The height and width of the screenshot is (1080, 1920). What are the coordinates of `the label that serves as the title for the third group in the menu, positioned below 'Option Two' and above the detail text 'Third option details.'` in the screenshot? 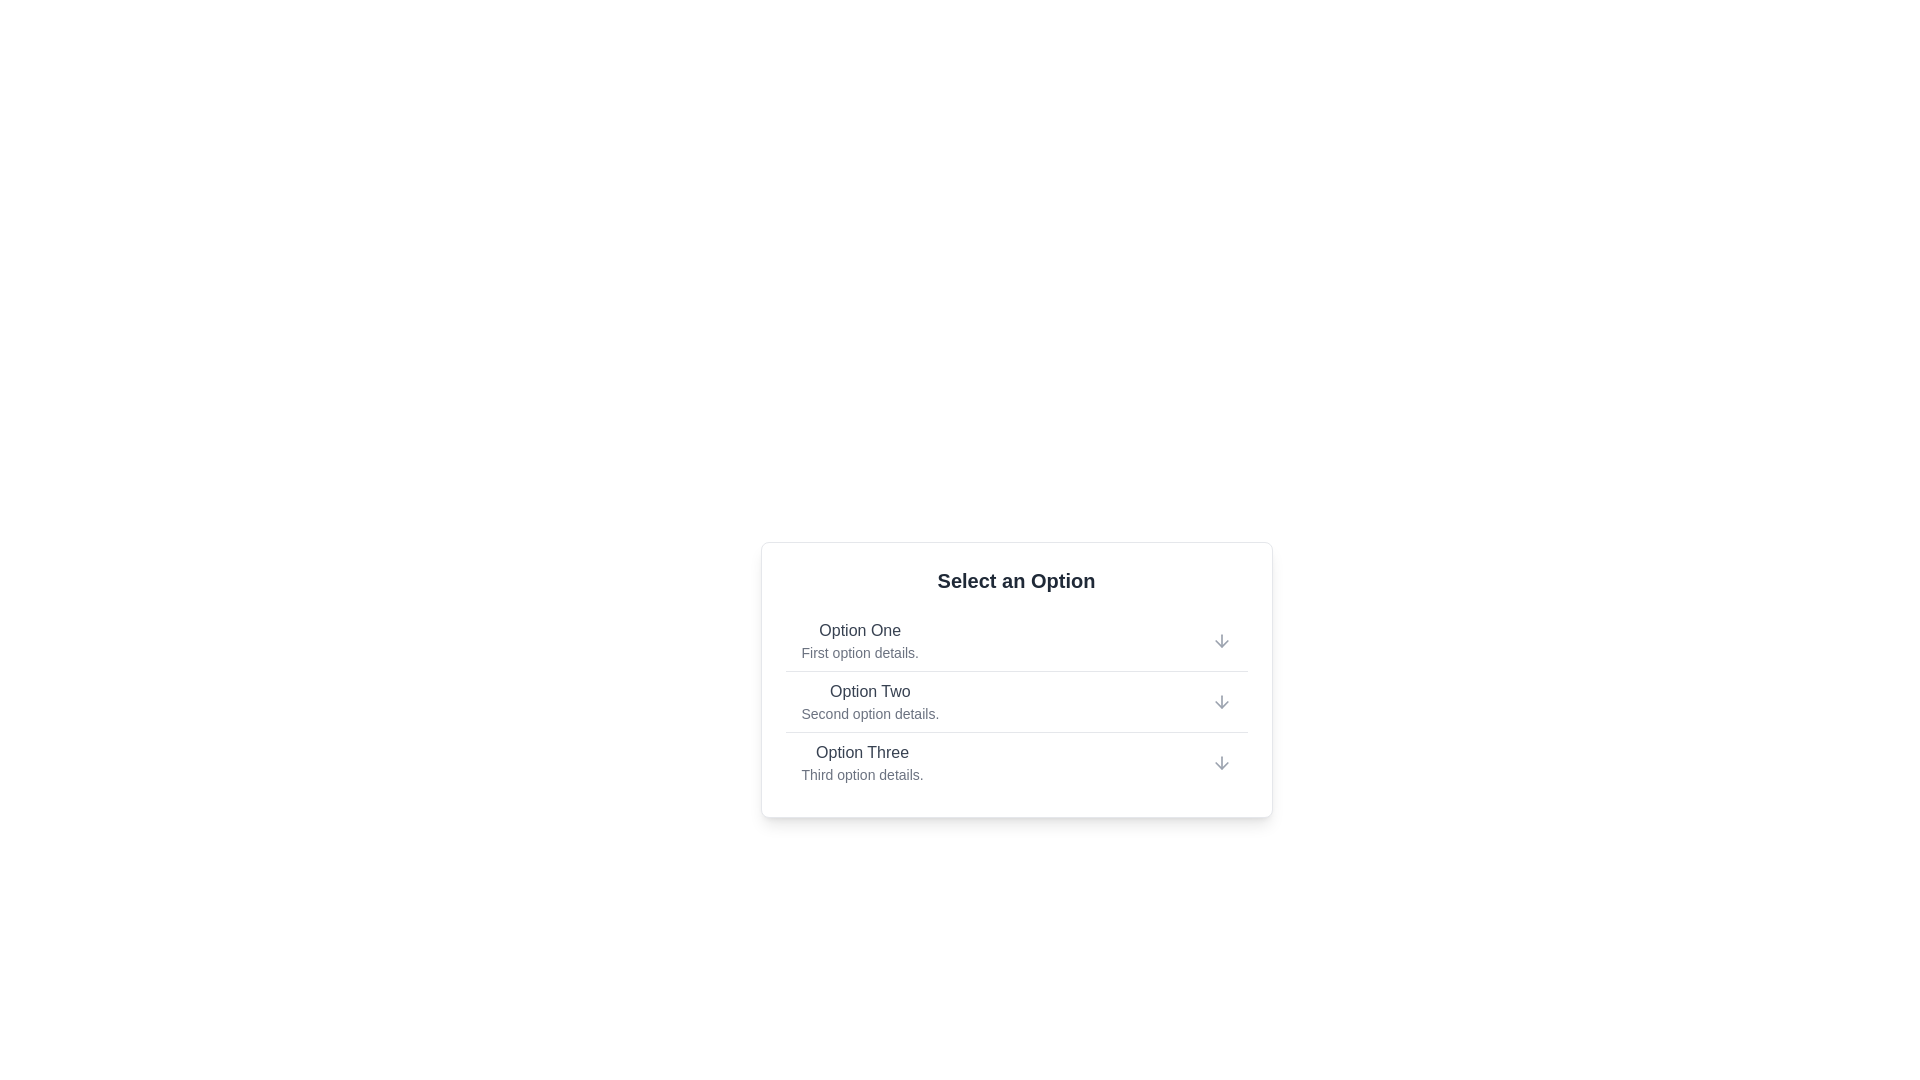 It's located at (862, 752).